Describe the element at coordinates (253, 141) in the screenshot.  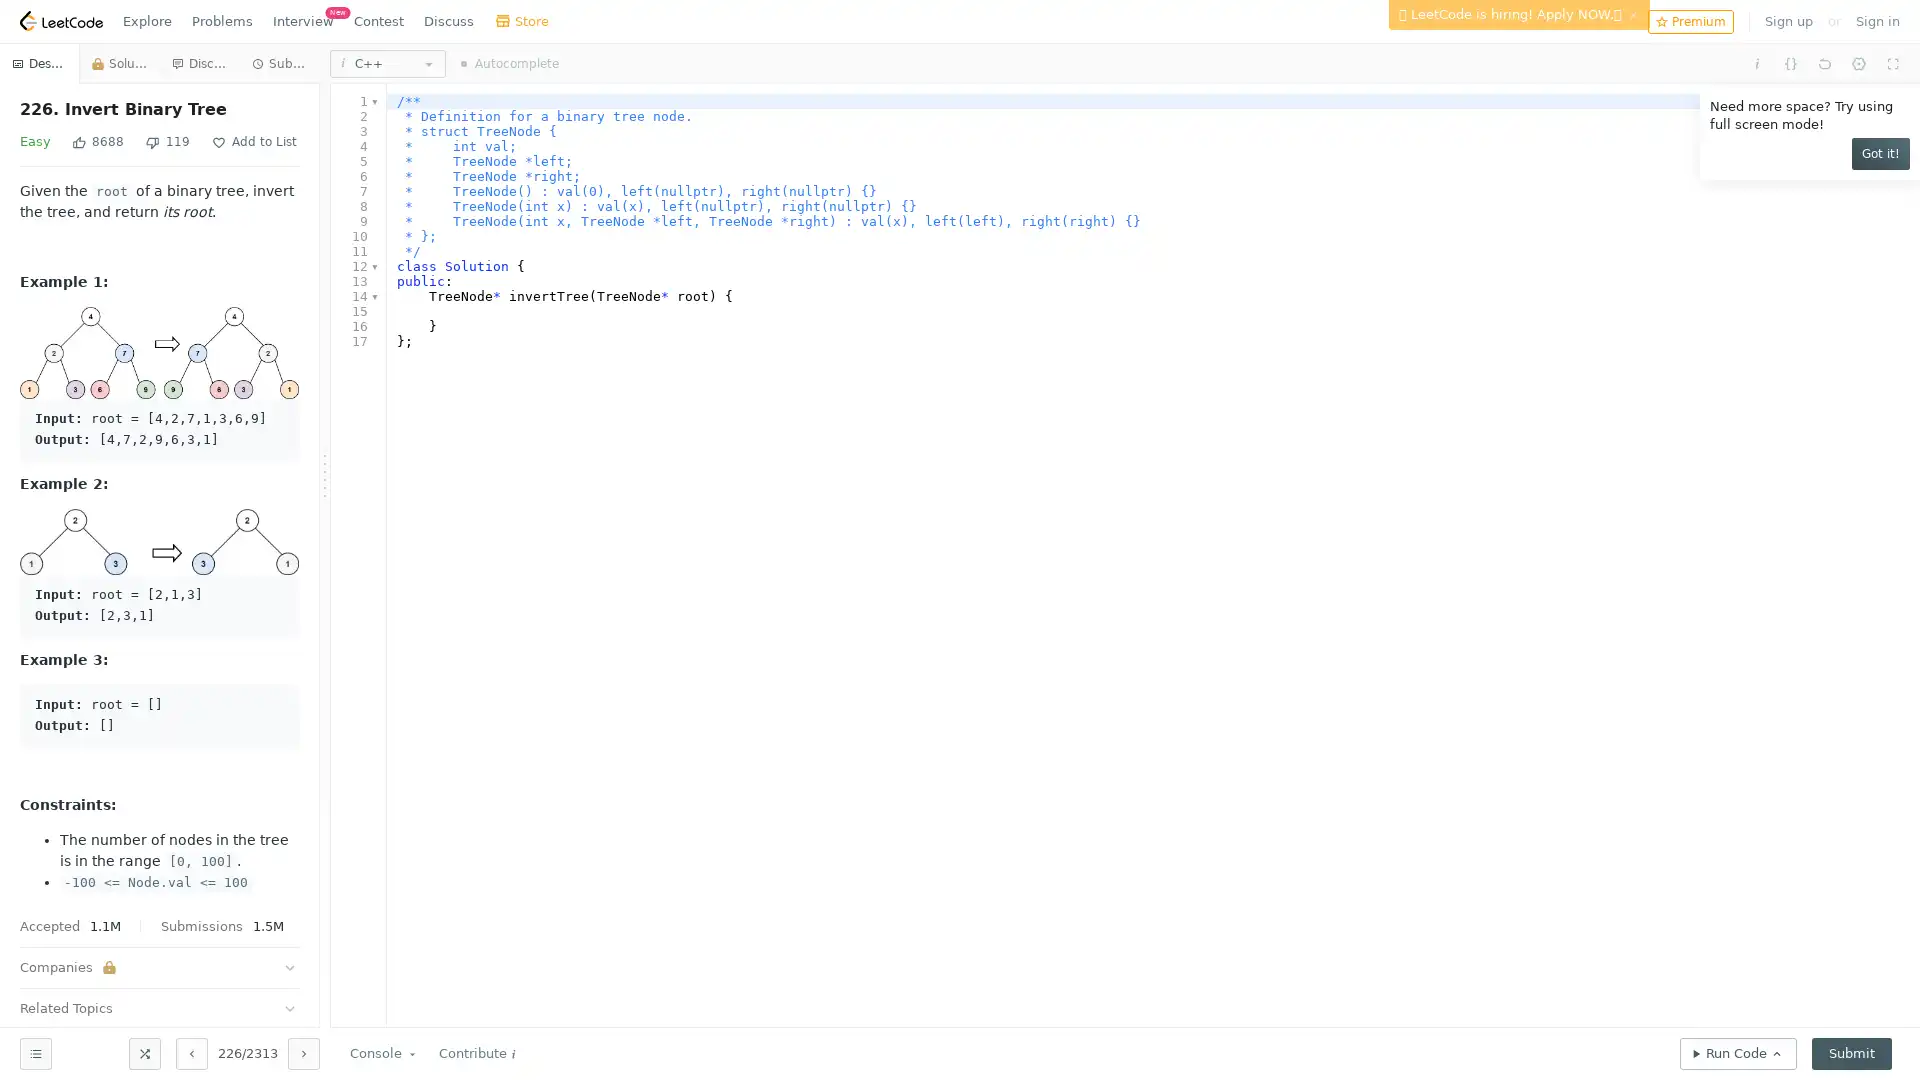
I see `Add to List` at that location.